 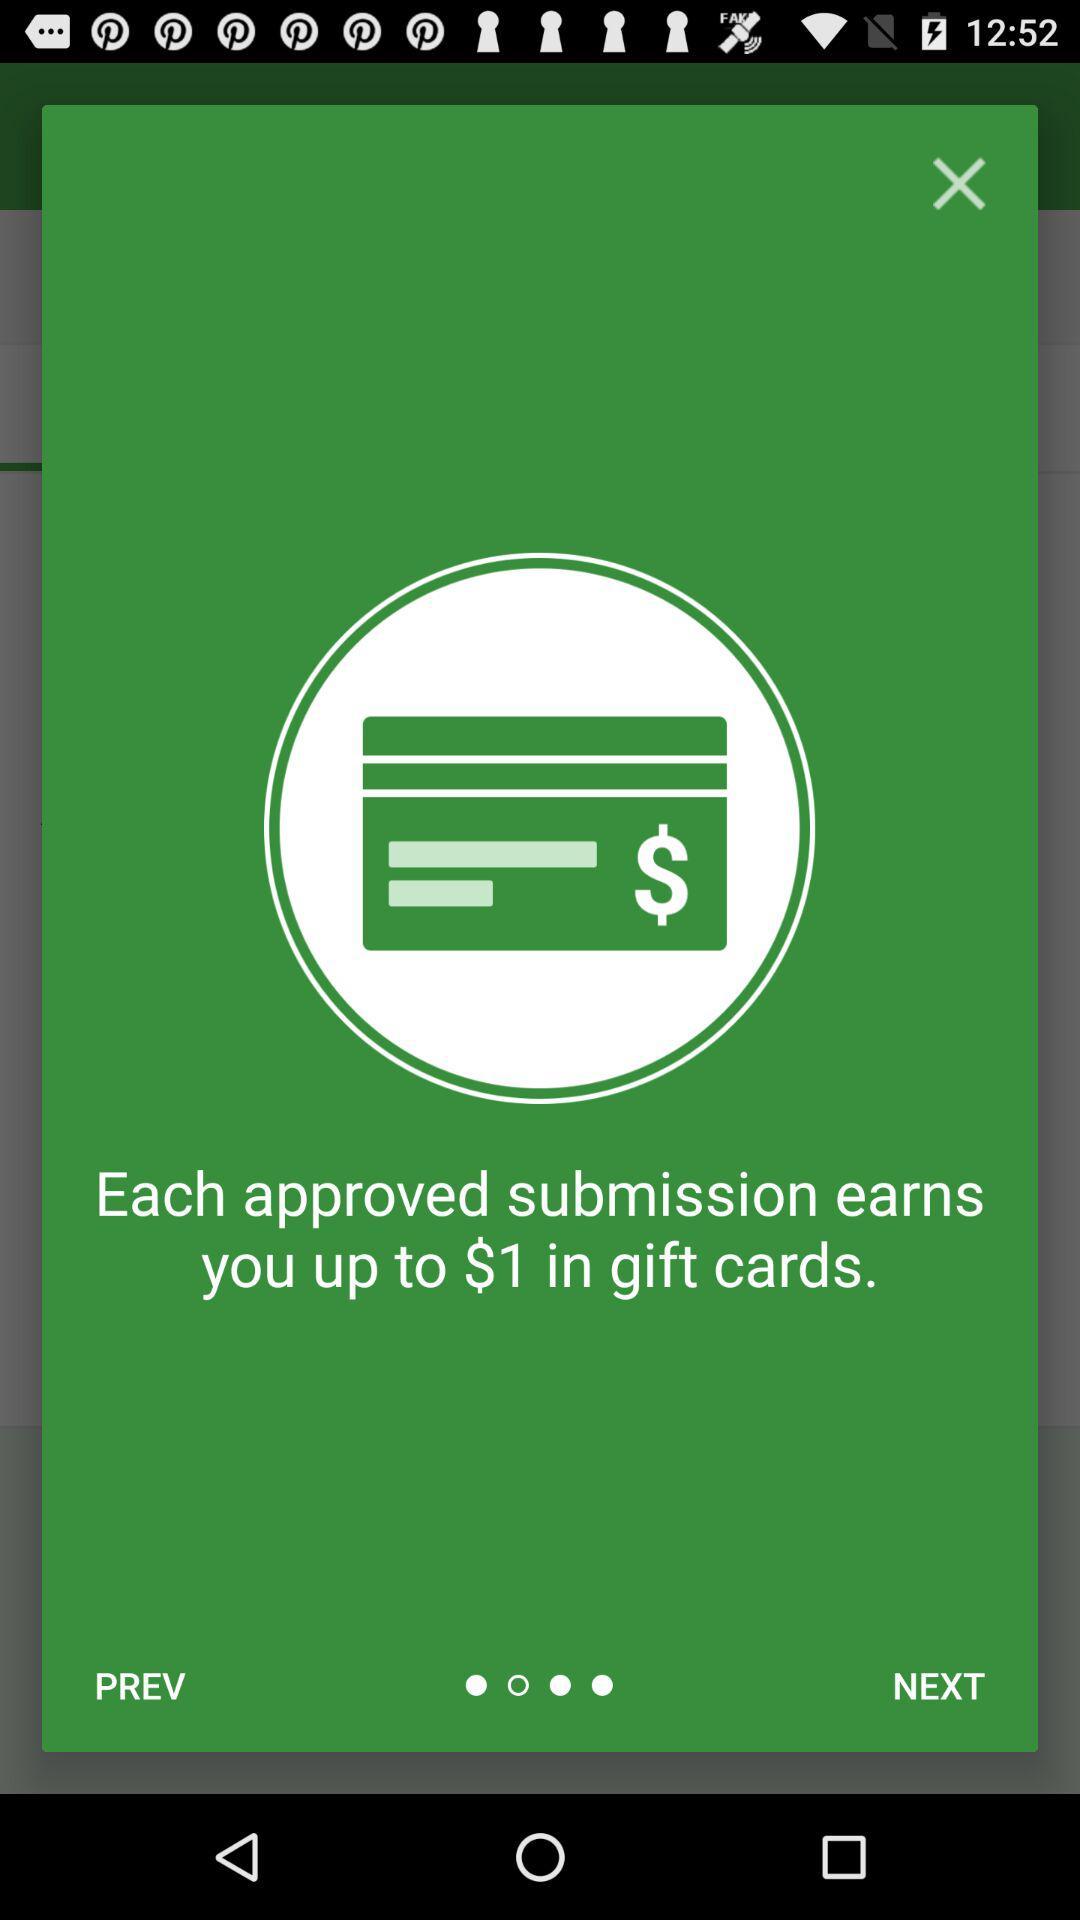 What do you see at coordinates (938, 1684) in the screenshot?
I see `the next item` at bounding box center [938, 1684].